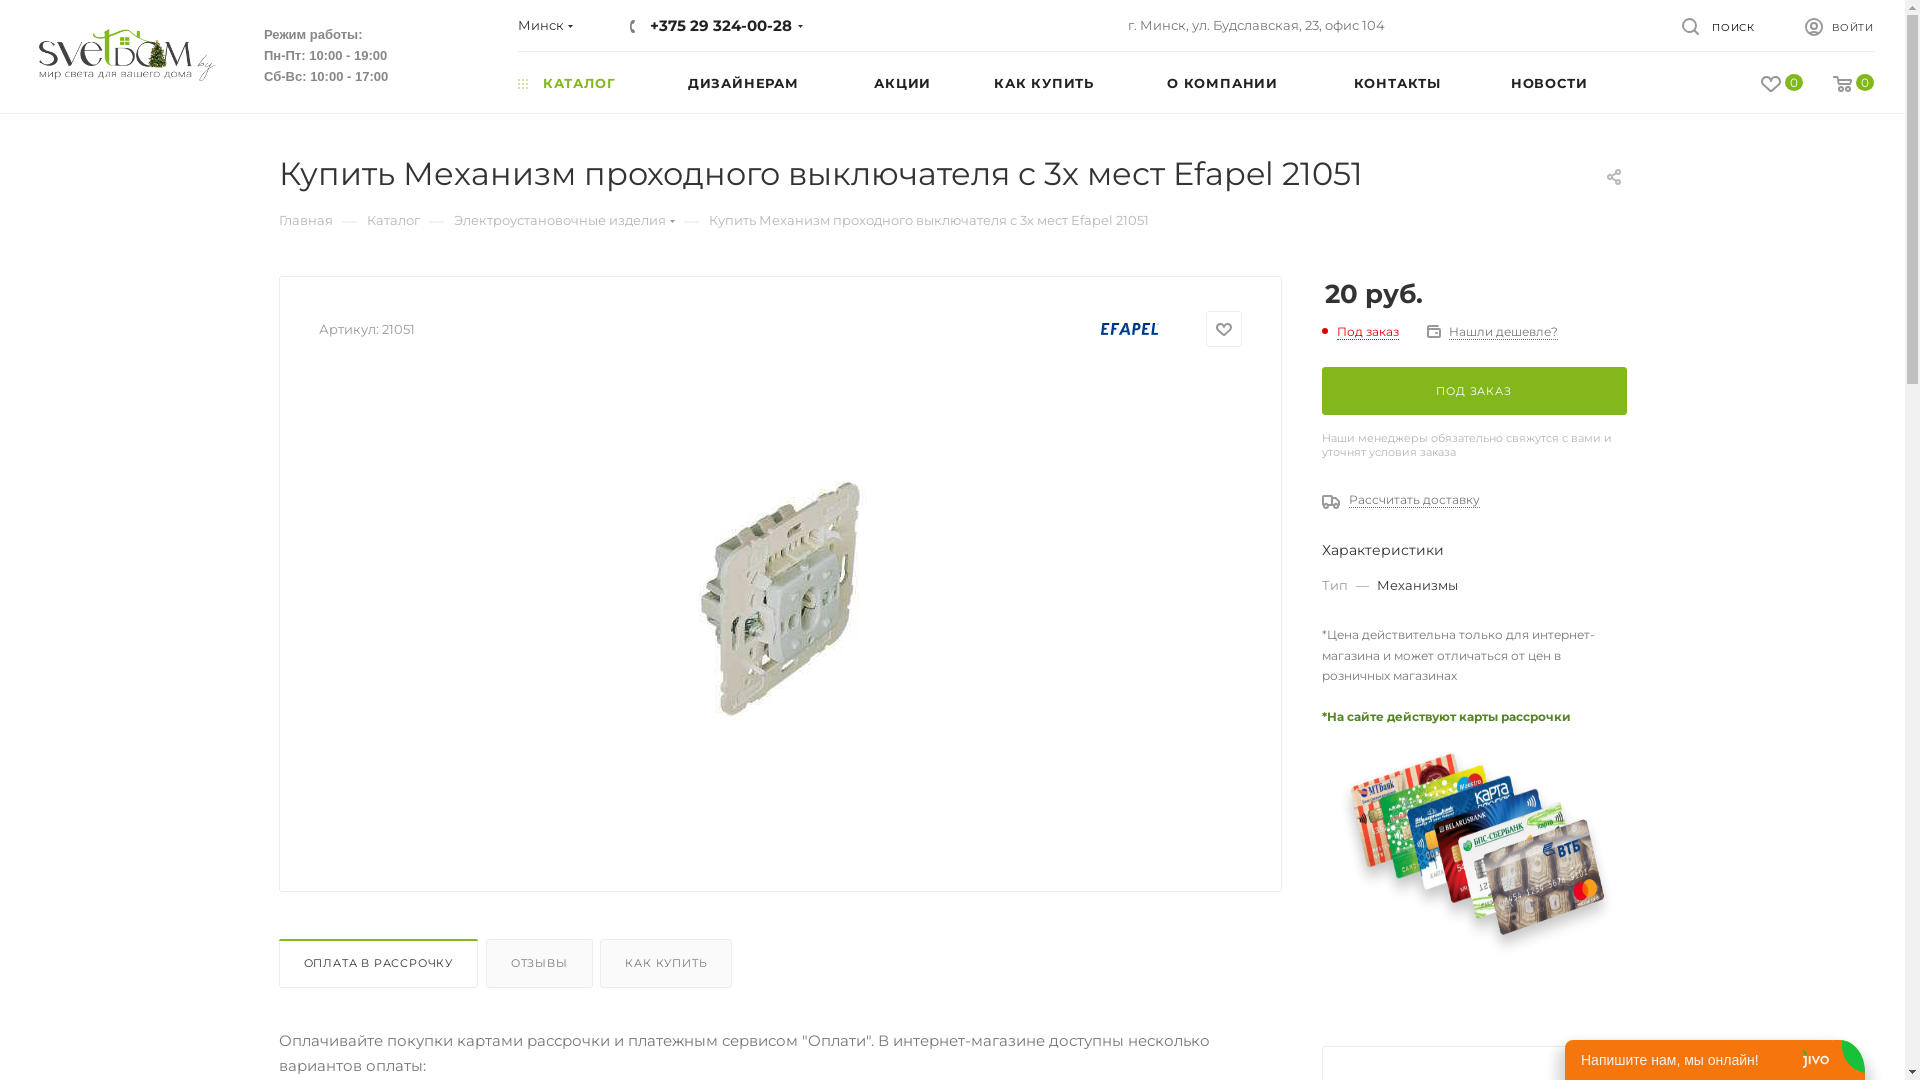  I want to click on '0', so click(1838, 83).